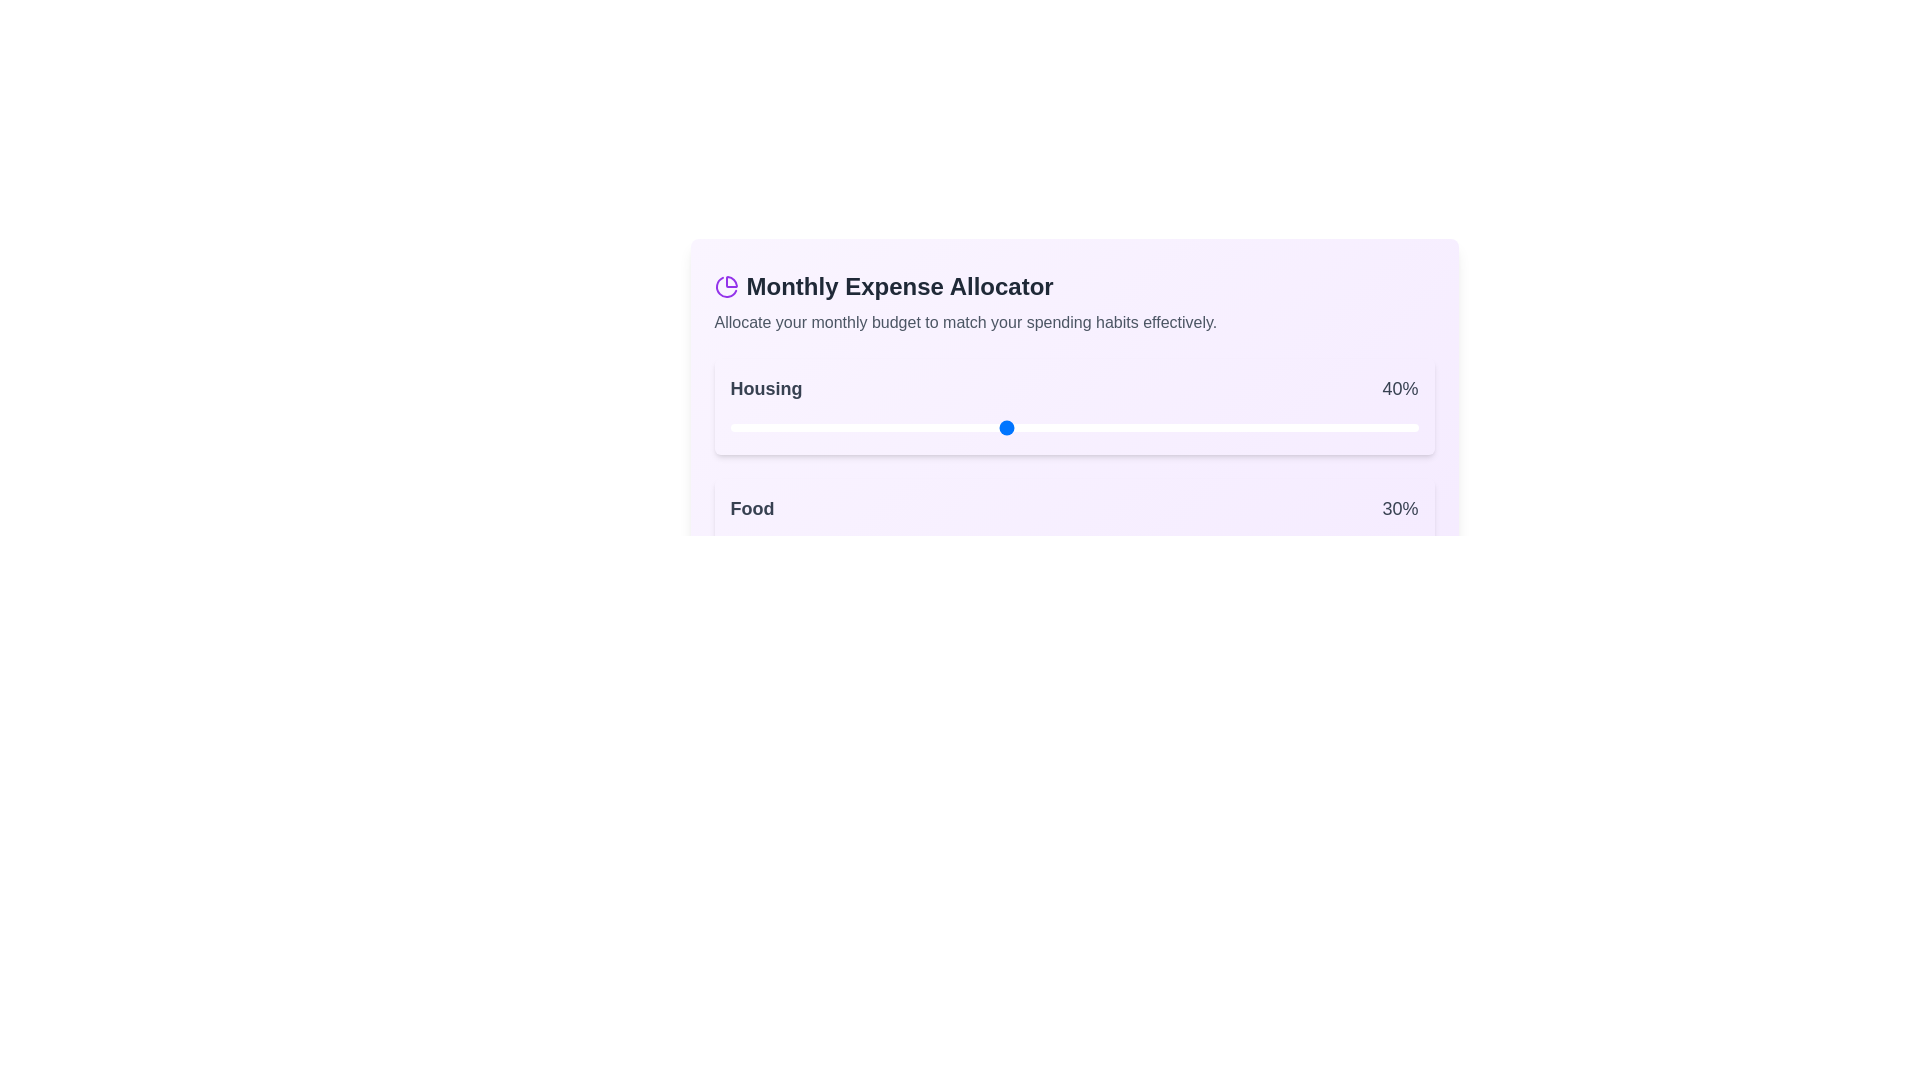 Image resolution: width=1920 pixels, height=1080 pixels. I want to click on the value of the 'Housing' percentage slider, so click(1322, 427).